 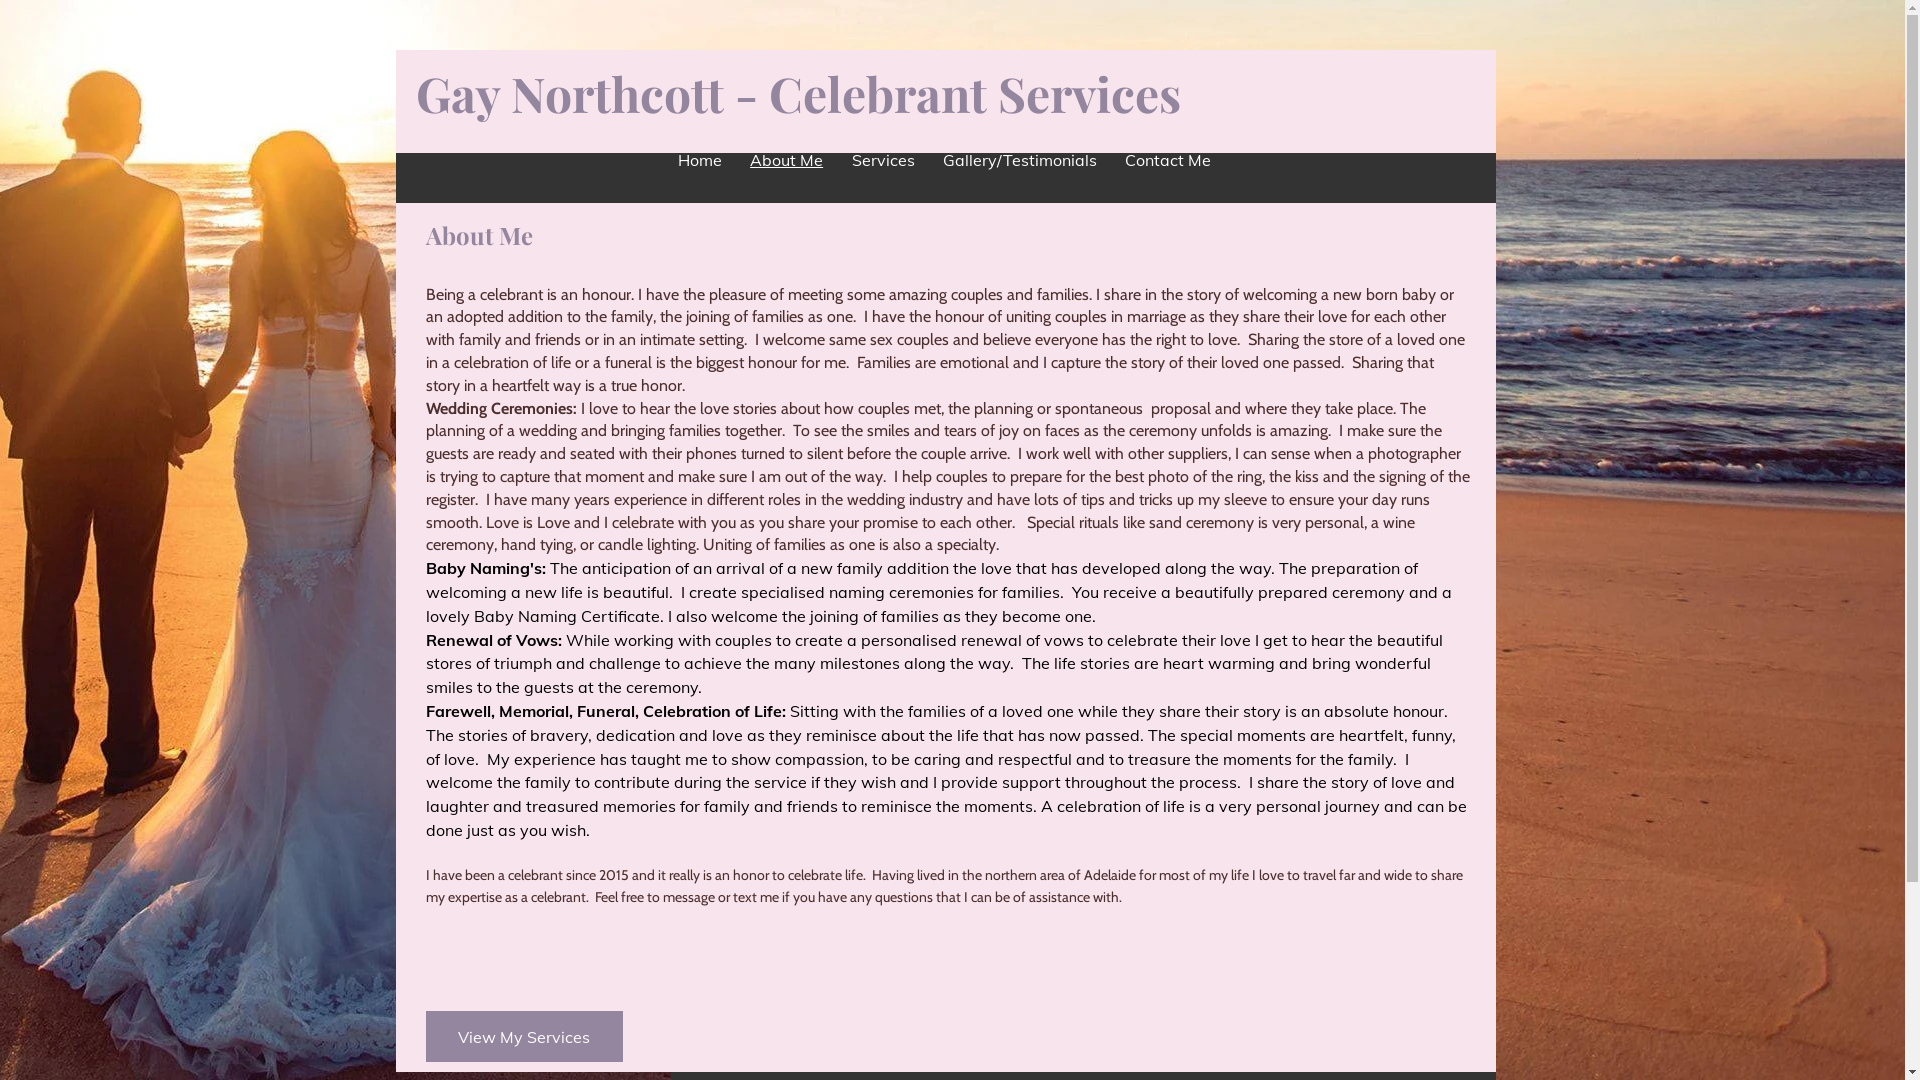 What do you see at coordinates (700, 158) in the screenshot?
I see `'Home'` at bounding box center [700, 158].